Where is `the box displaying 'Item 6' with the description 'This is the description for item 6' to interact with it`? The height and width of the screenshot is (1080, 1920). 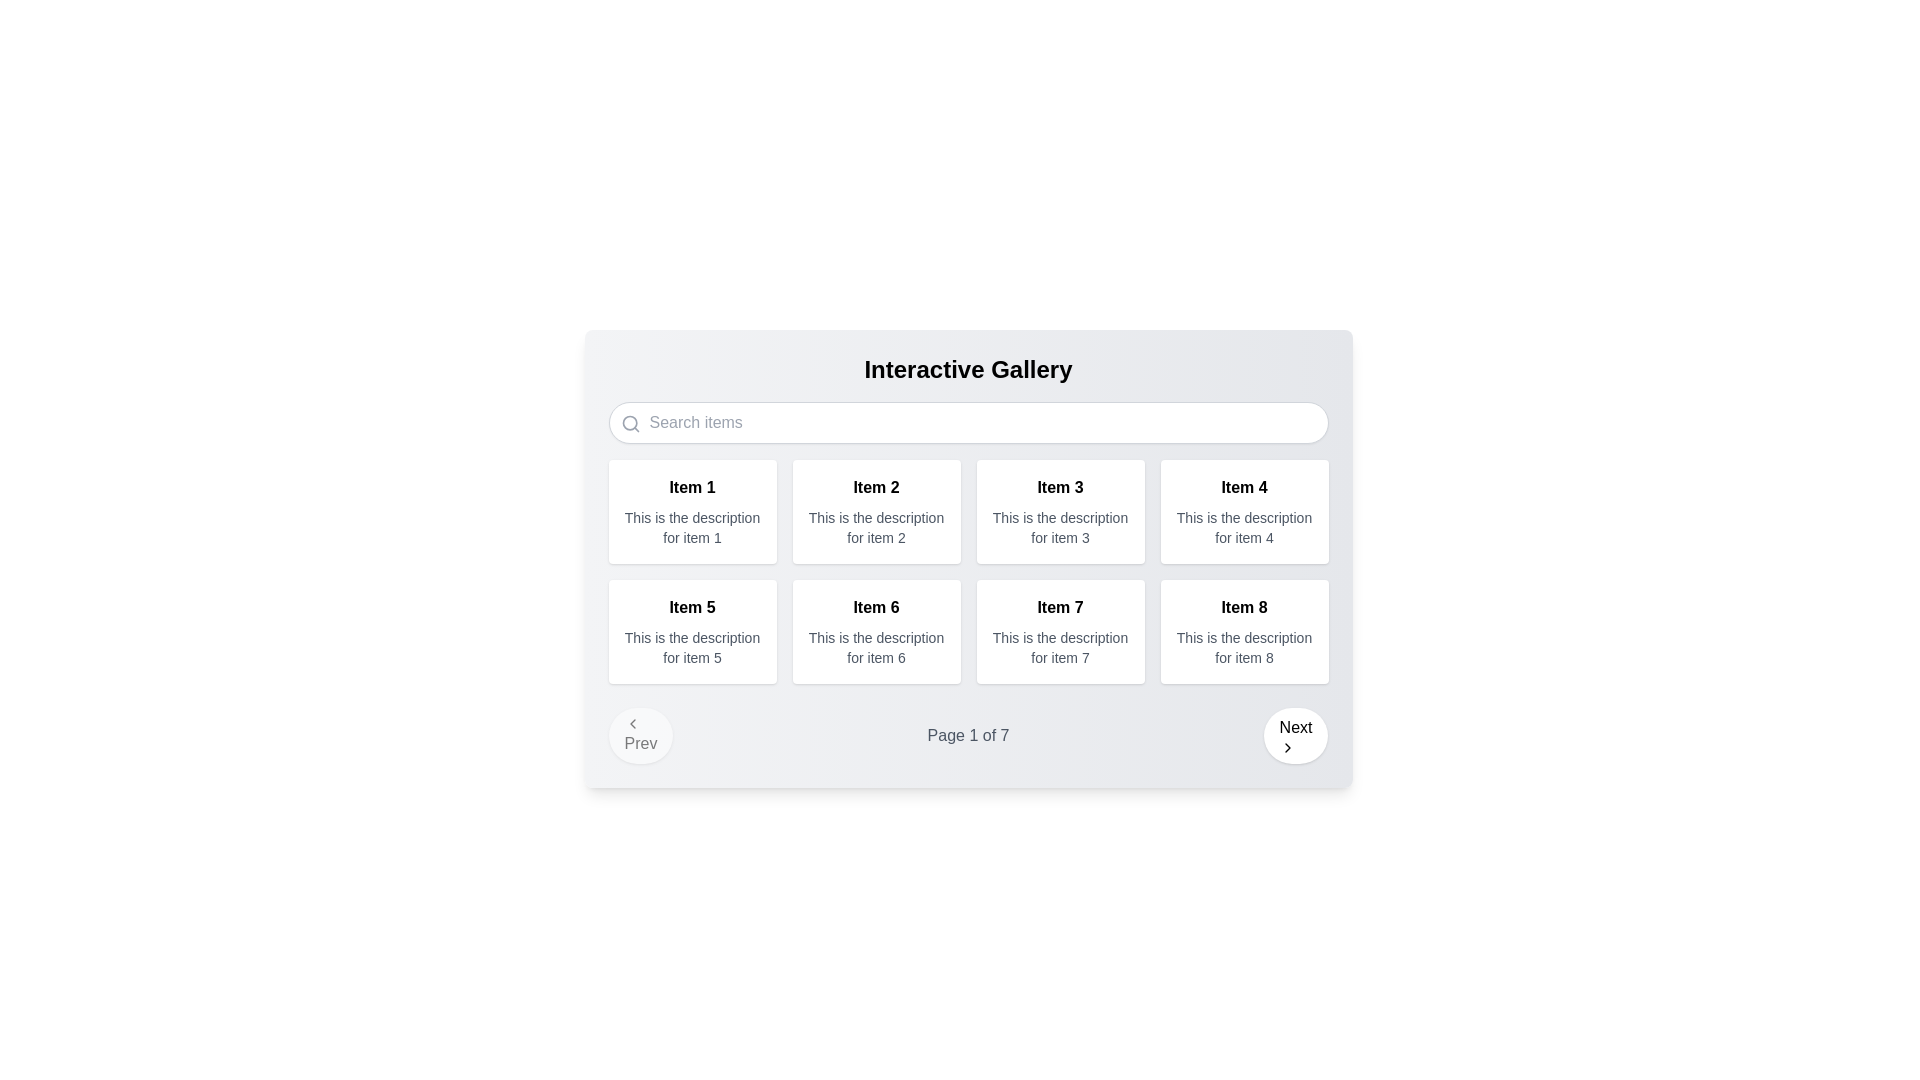 the box displaying 'Item 6' with the description 'This is the description for item 6' to interact with it is located at coordinates (876, 632).